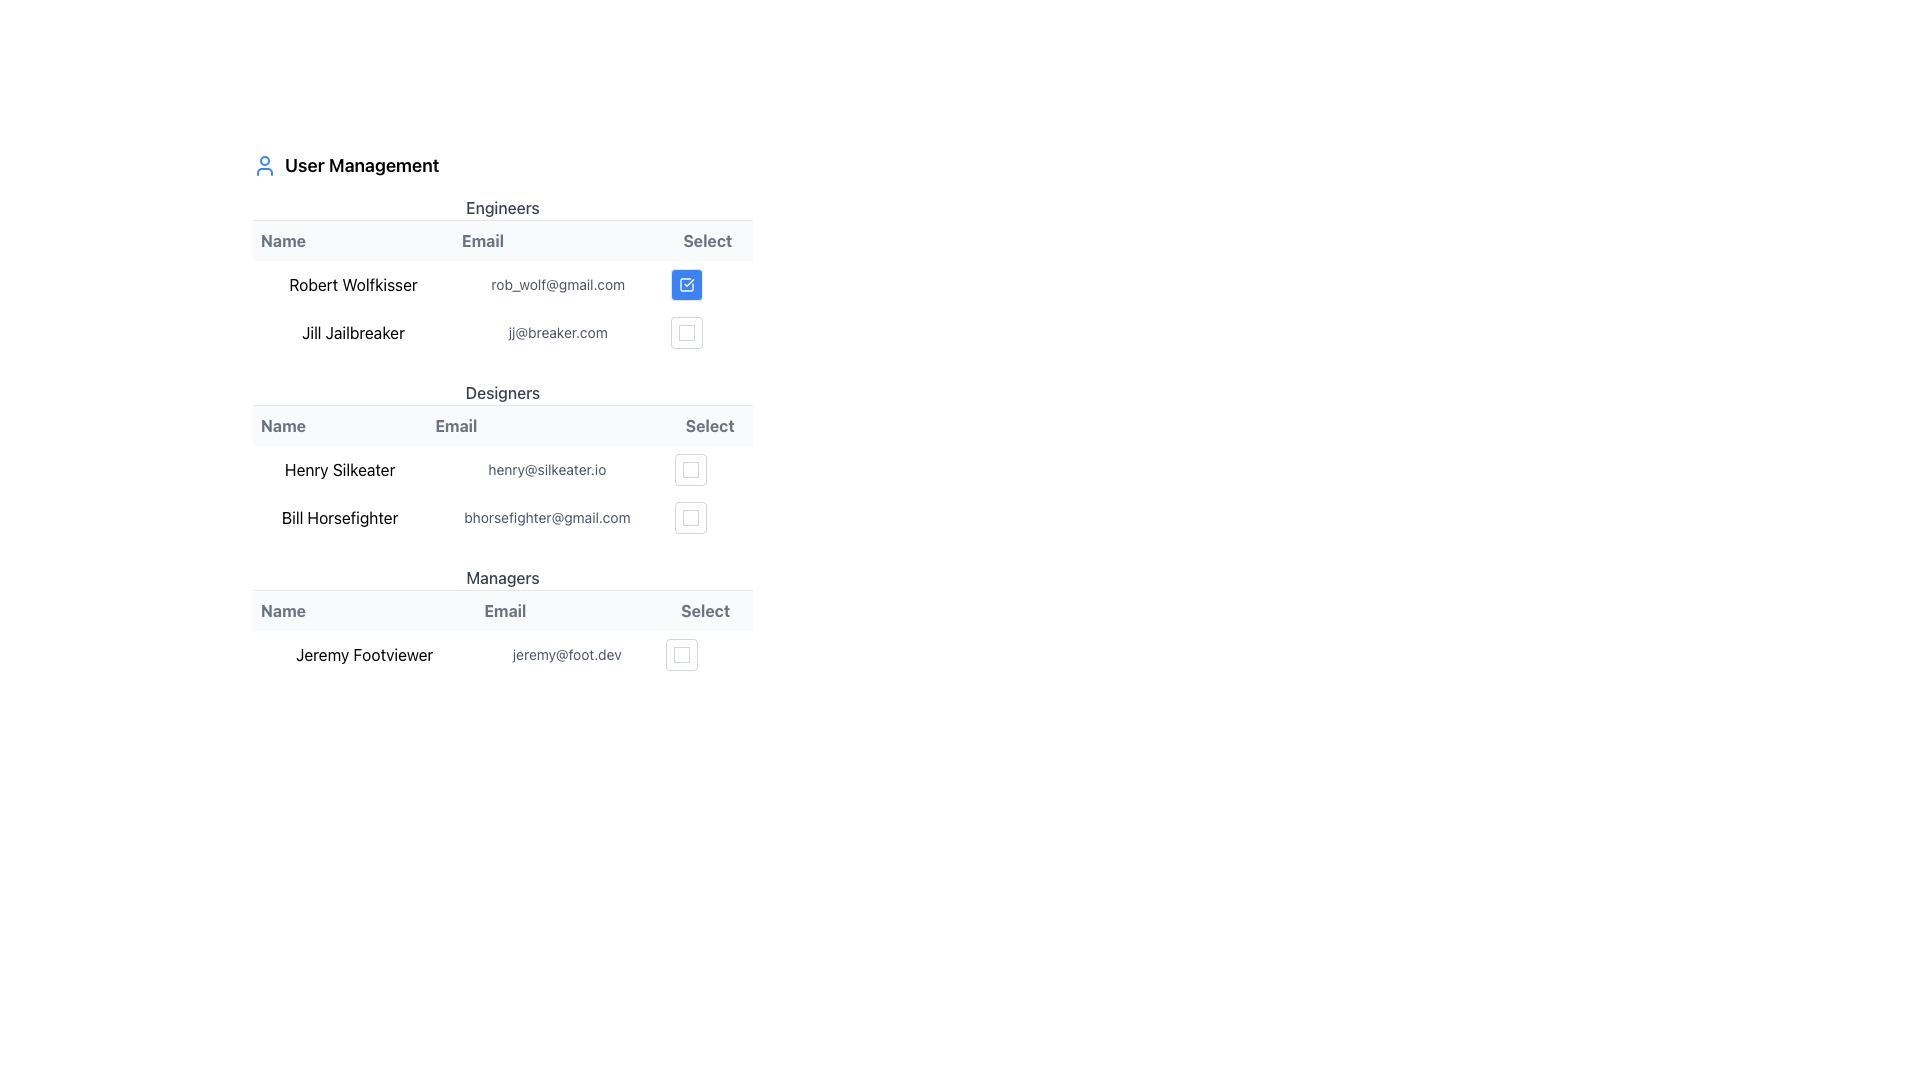 Image resolution: width=1920 pixels, height=1080 pixels. Describe the element at coordinates (686, 331) in the screenshot. I see `the small square button in the 'Select' column next to user 'Jill Jailbreaker' in the 'Engineers' table` at that location.